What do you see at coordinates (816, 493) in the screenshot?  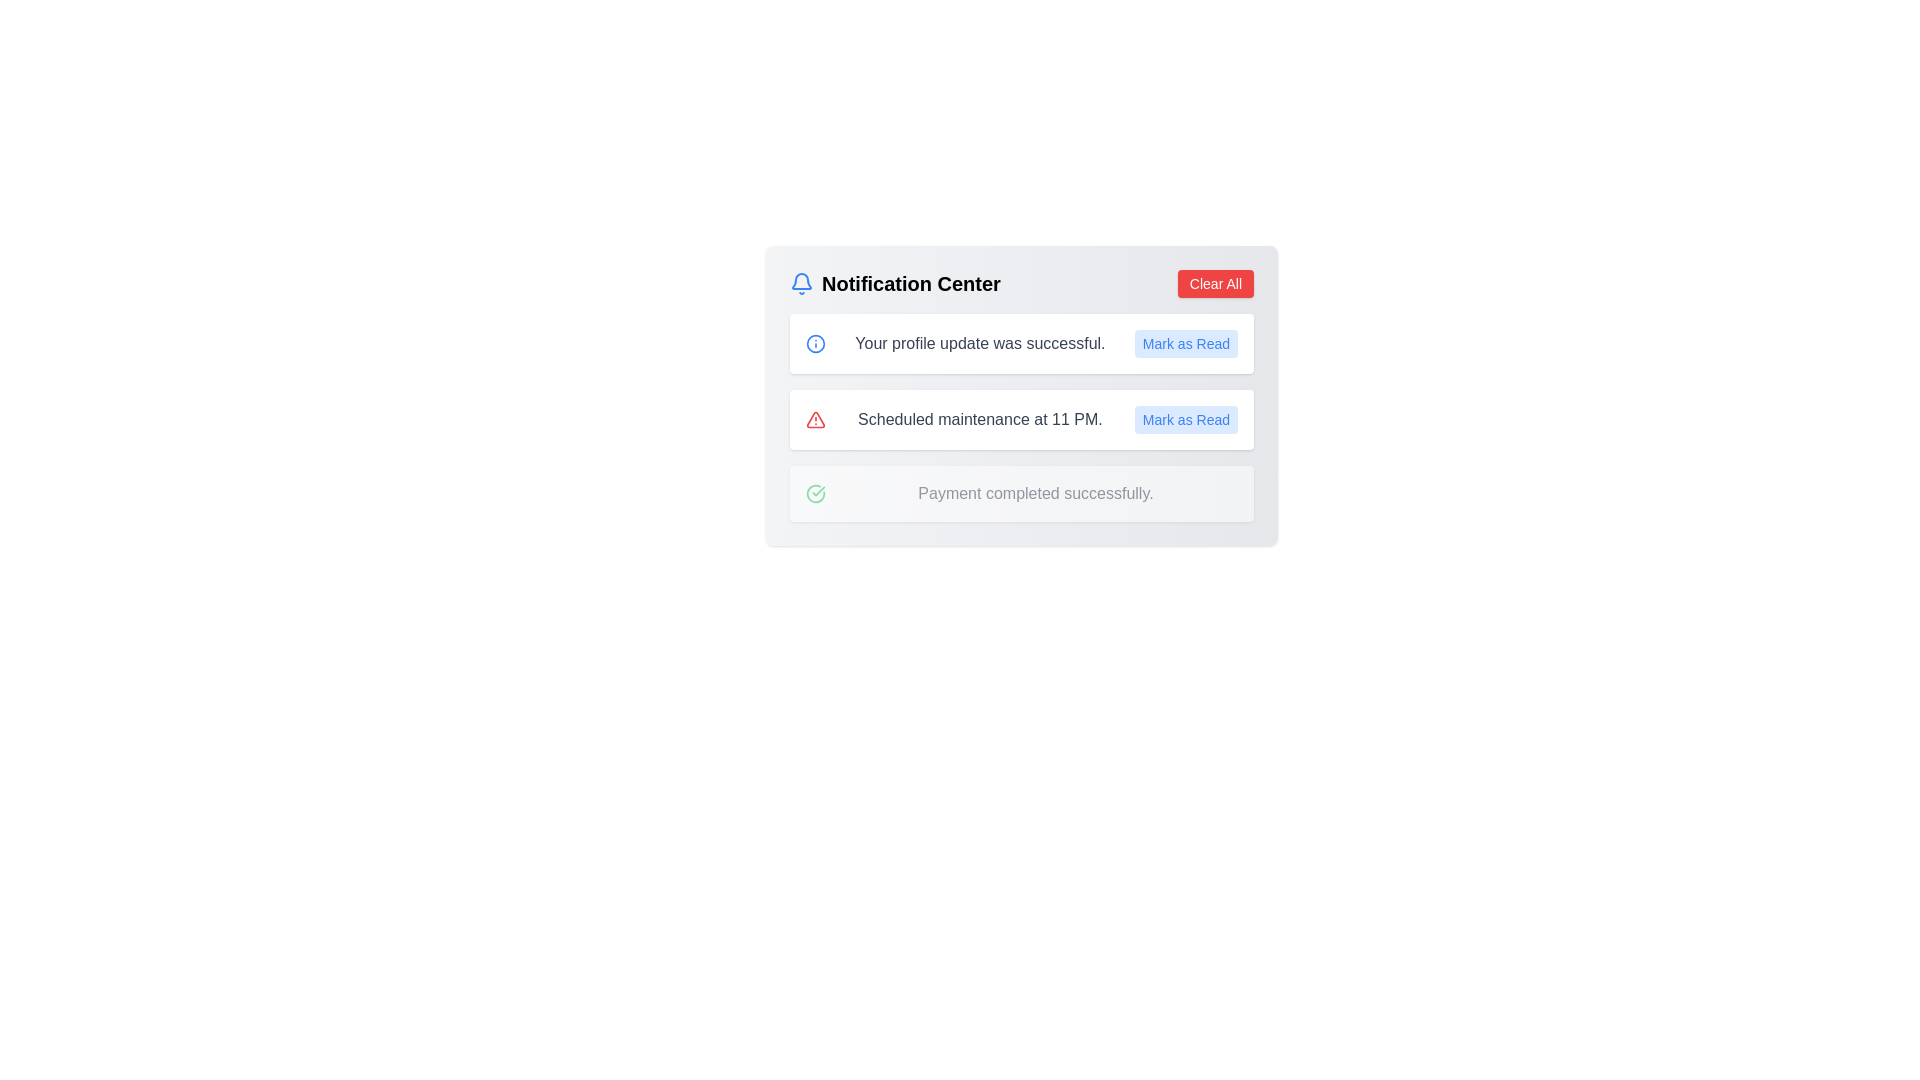 I see `the 'Payment completed successfully' icon located at the bottom of the notification box in the 'Notification Center'` at bounding box center [816, 493].